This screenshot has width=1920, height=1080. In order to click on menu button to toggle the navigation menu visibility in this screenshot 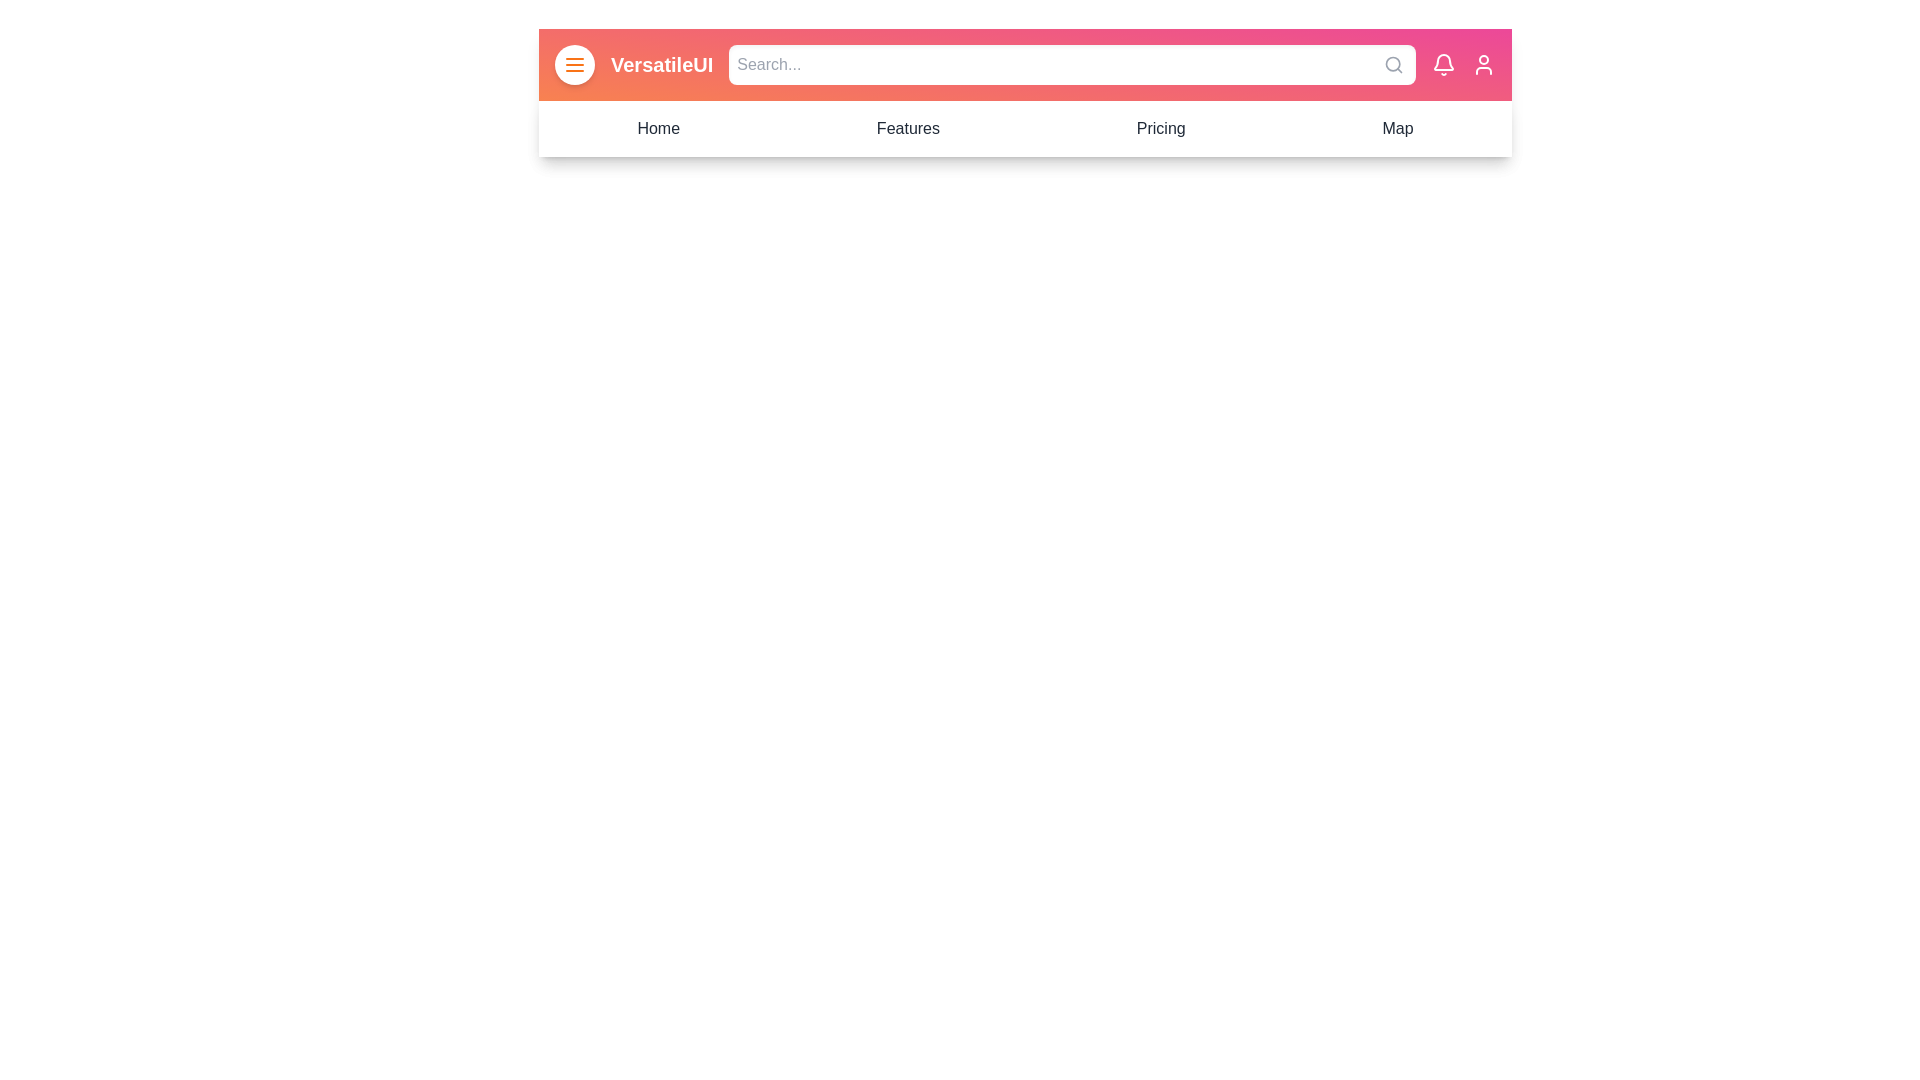, I will do `click(574, 64)`.